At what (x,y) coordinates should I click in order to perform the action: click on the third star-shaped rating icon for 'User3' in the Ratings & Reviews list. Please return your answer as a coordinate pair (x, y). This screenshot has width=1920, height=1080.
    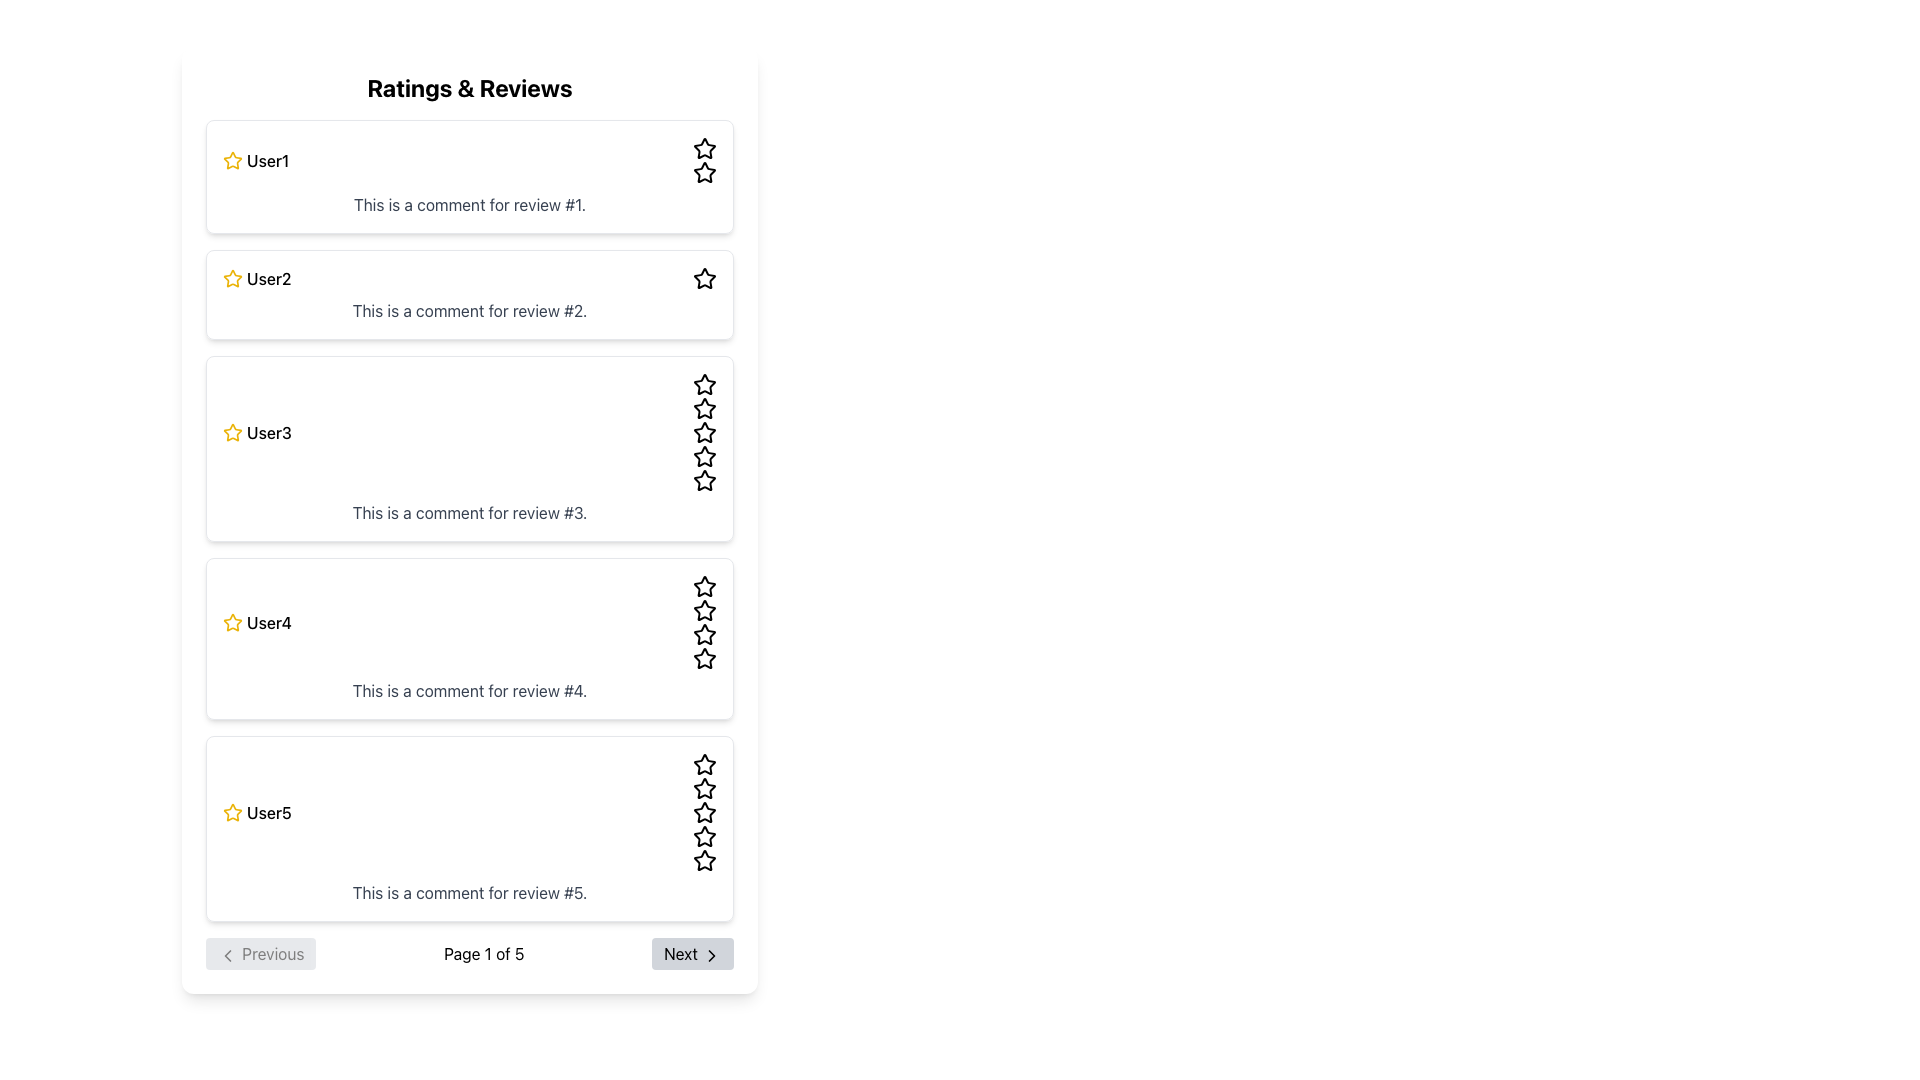
    Looking at the image, I should click on (705, 456).